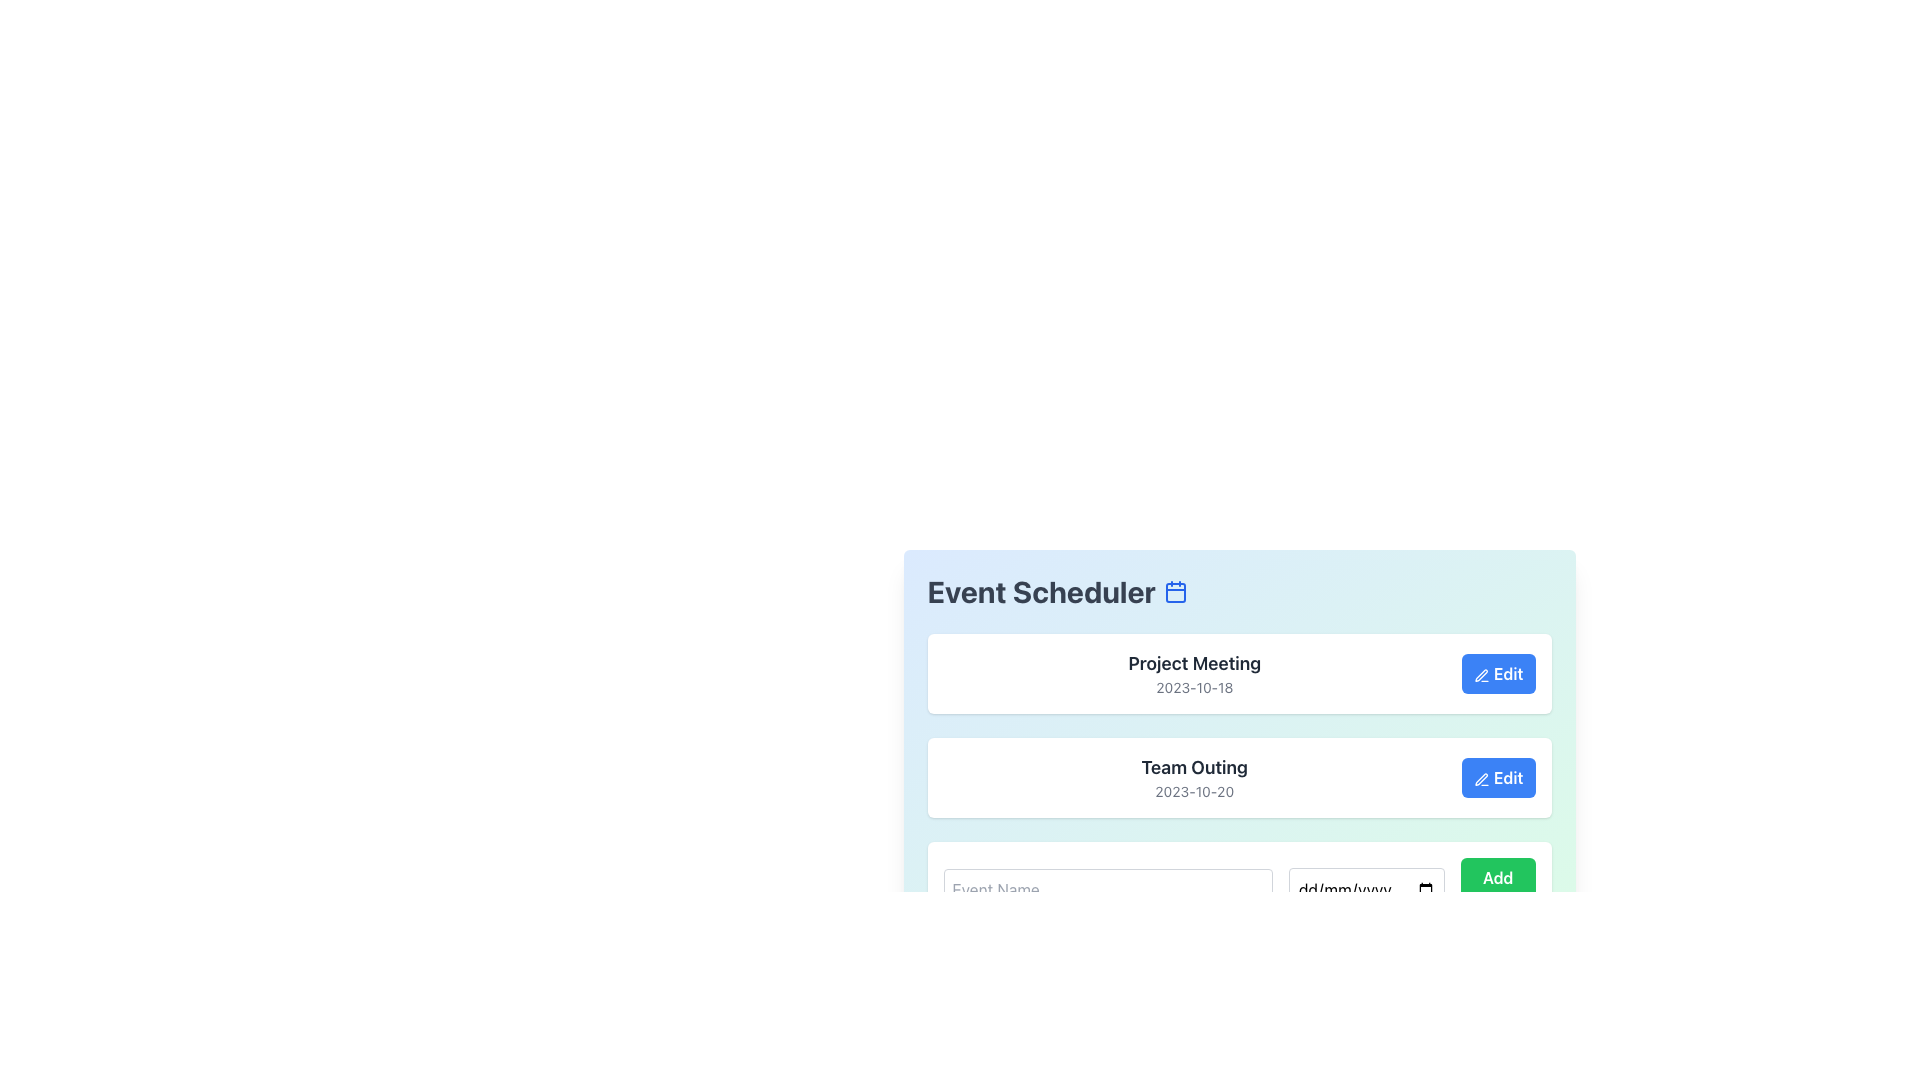 The image size is (1920, 1080). I want to click on the pen icon within the 'Edit' button located at the top-right corner of the event details box, so click(1481, 675).